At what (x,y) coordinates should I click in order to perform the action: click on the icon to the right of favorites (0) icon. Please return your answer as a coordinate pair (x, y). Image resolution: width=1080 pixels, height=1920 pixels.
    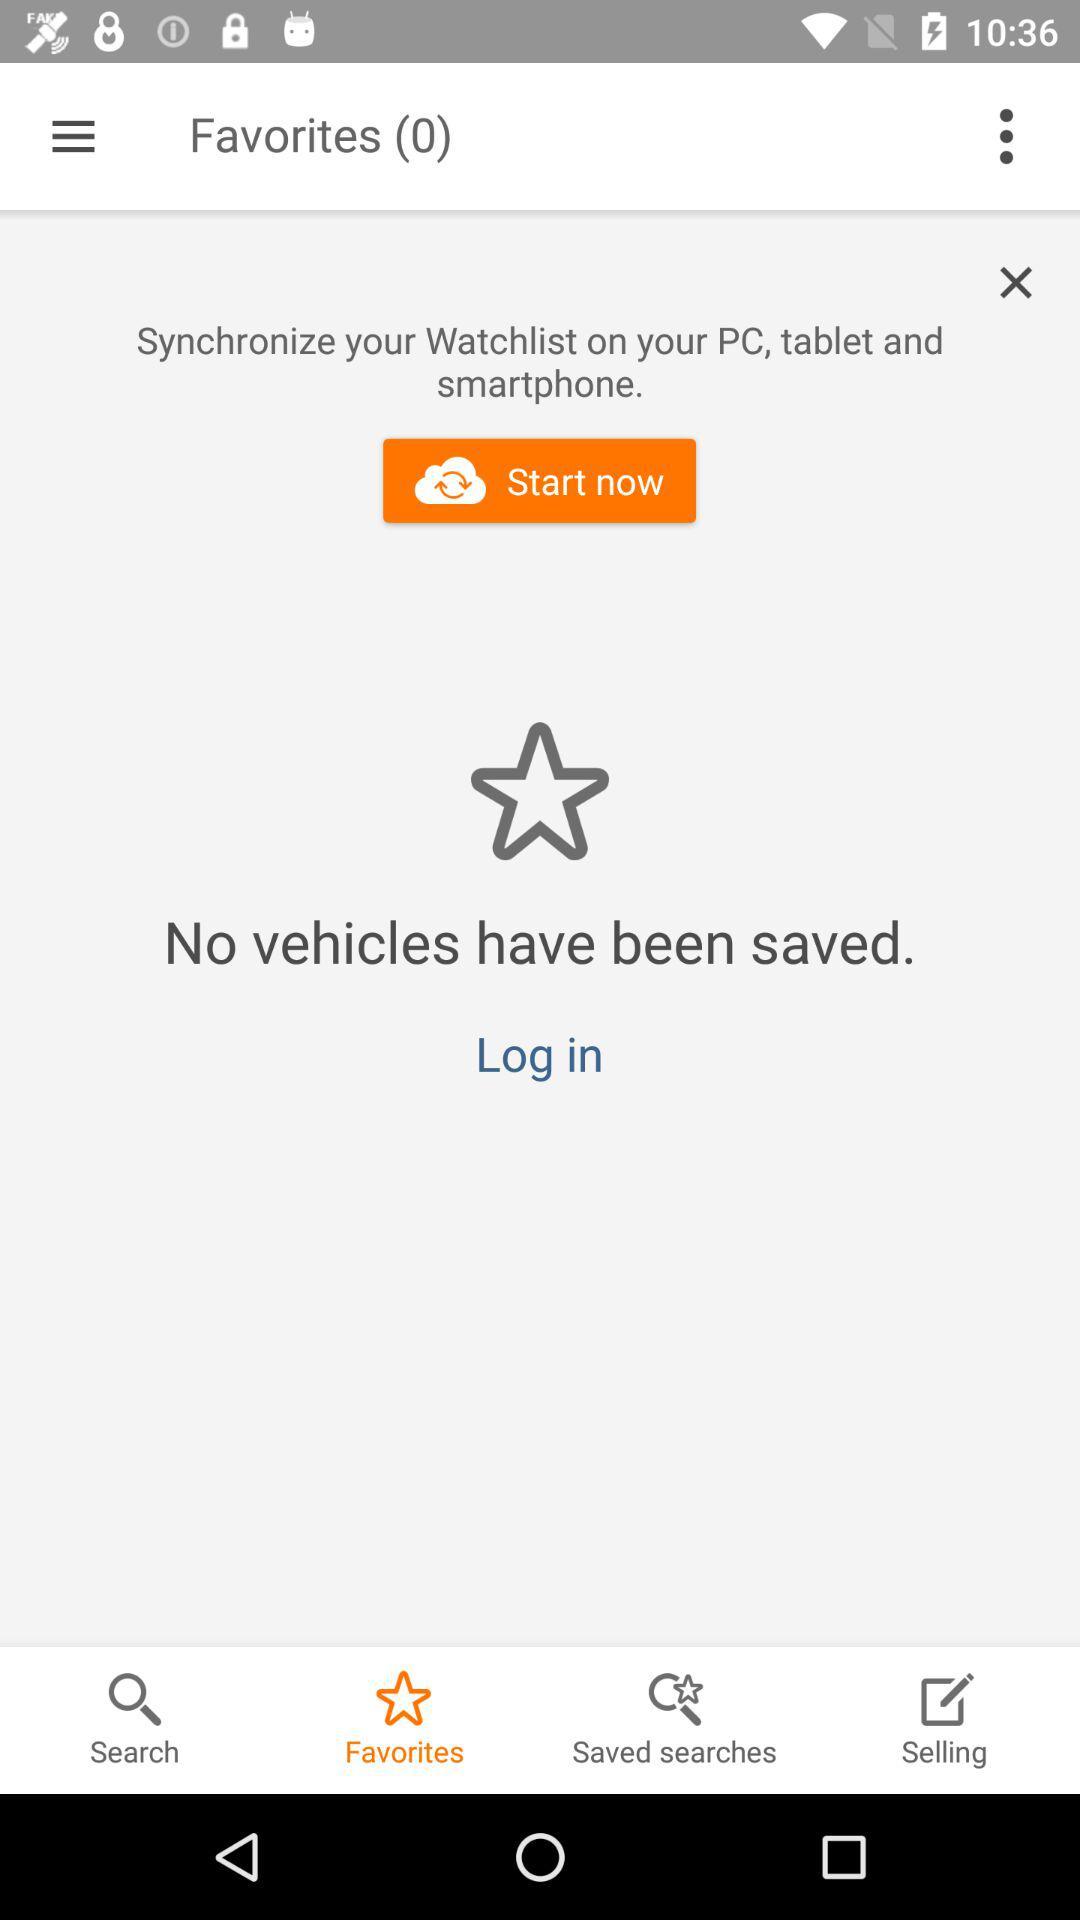
    Looking at the image, I should click on (1006, 135).